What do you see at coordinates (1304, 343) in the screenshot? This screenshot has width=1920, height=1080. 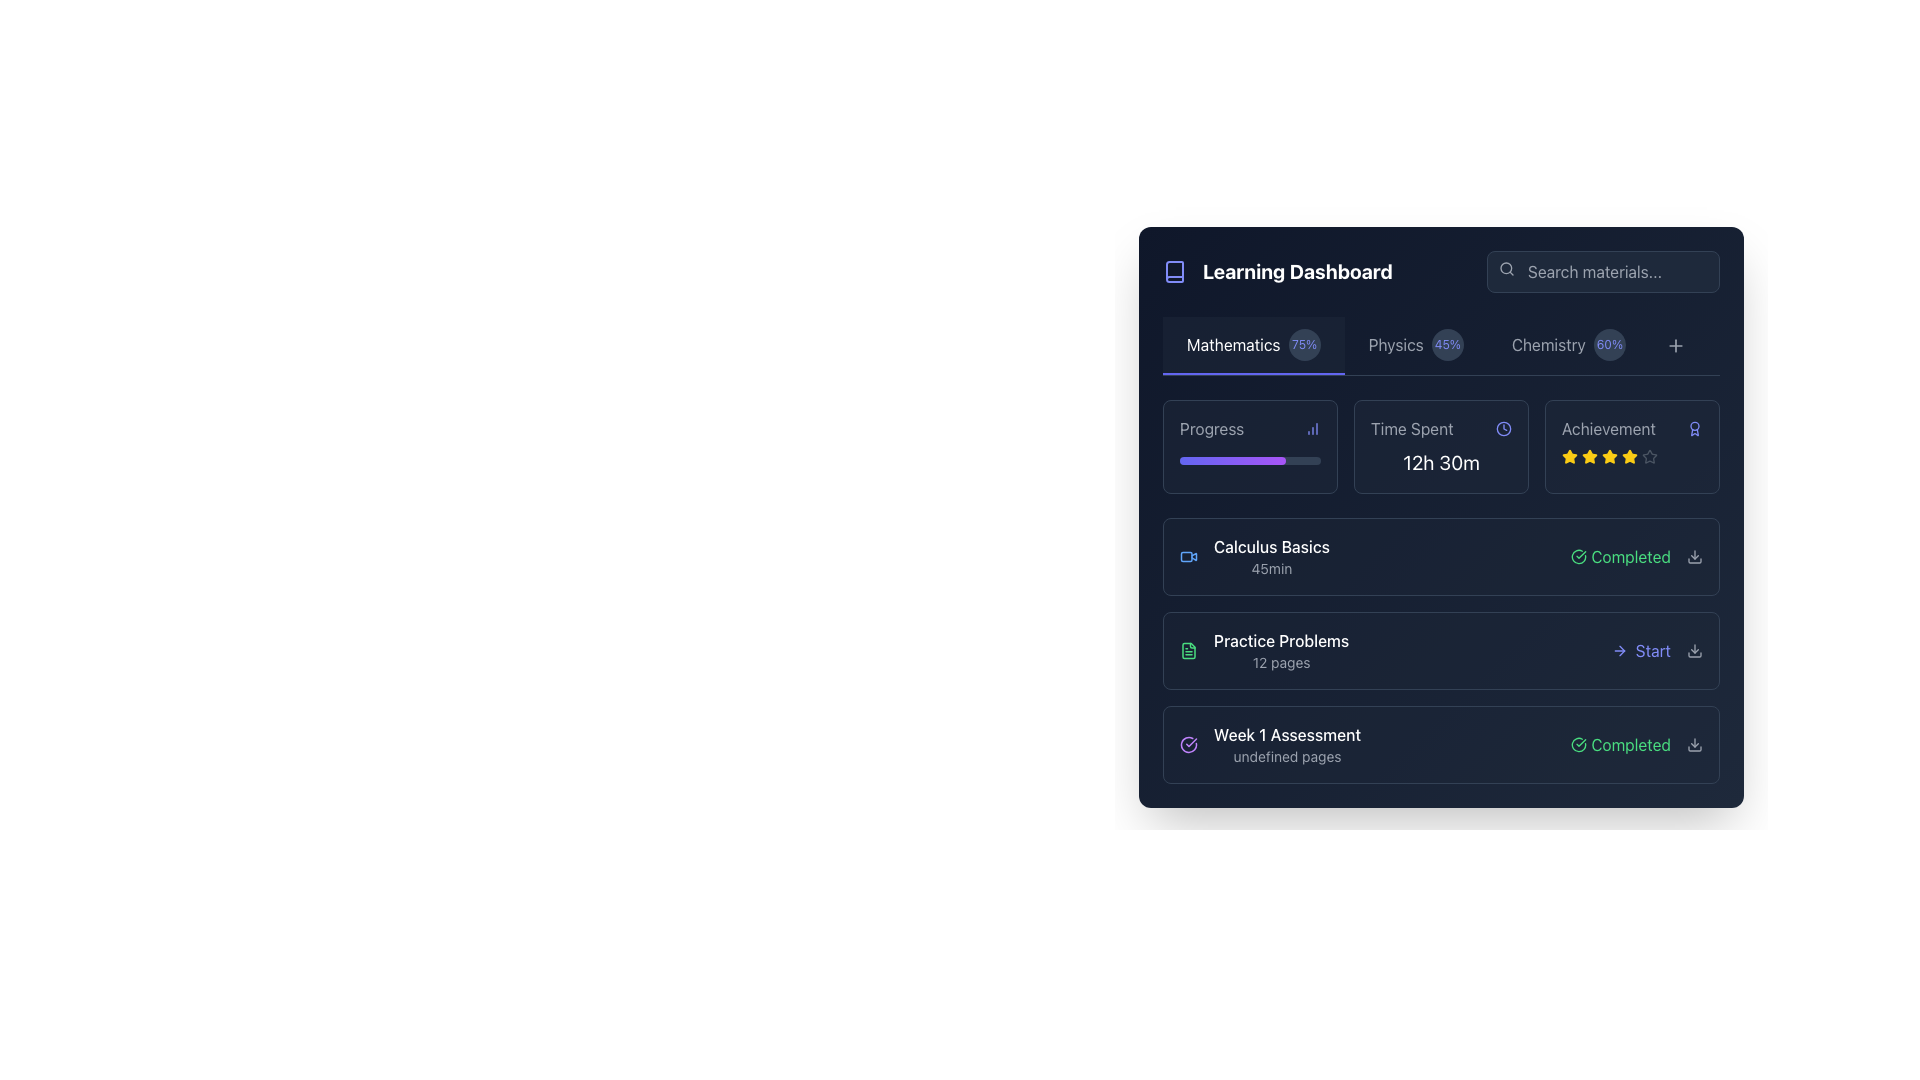 I see `the static text displaying '75%' in light blue color, which is located within a circular dark slate background, to the immediate right of the 'Mathematics' label in the Learning Dashboard interface` at bounding box center [1304, 343].